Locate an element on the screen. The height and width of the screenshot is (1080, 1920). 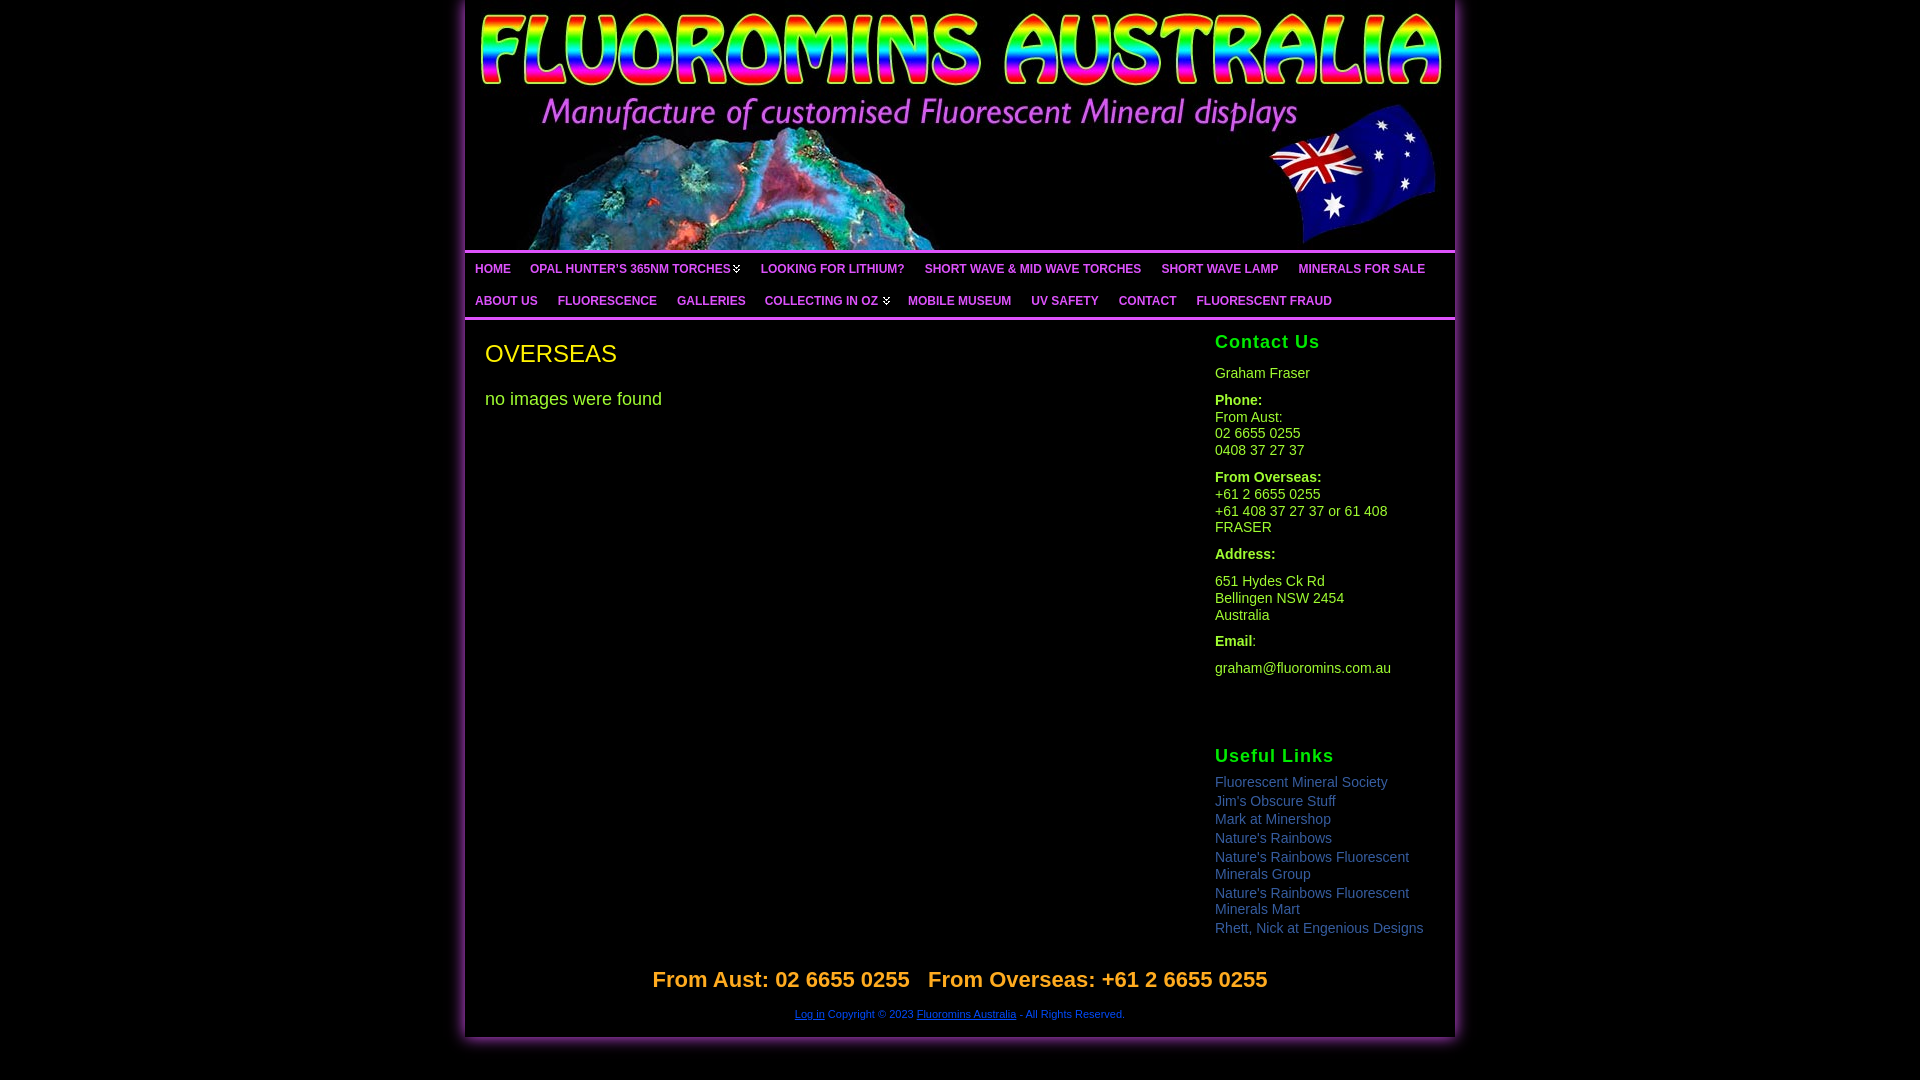
'ABOUT US' is located at coordinates (506, 300).